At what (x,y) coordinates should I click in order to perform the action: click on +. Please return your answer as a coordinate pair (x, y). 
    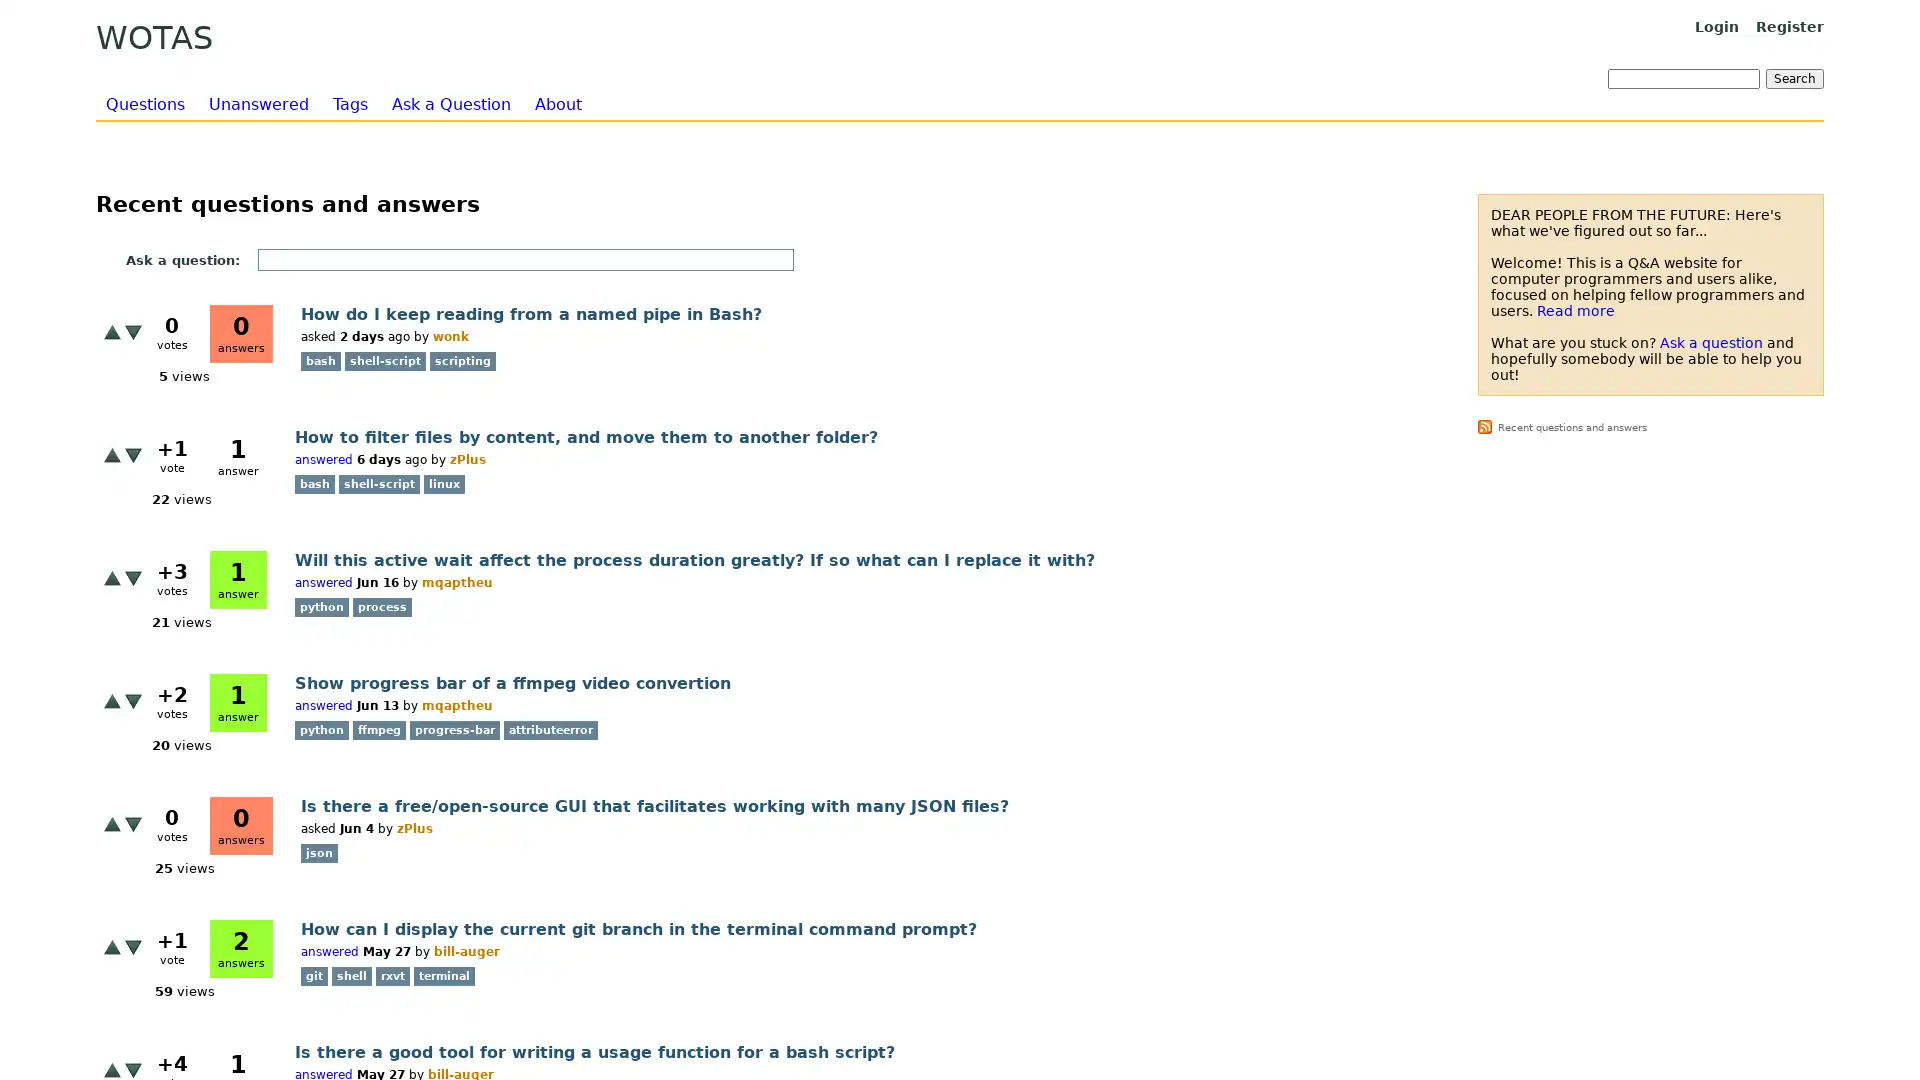
    Looking at the image, I should click on (111, 824).